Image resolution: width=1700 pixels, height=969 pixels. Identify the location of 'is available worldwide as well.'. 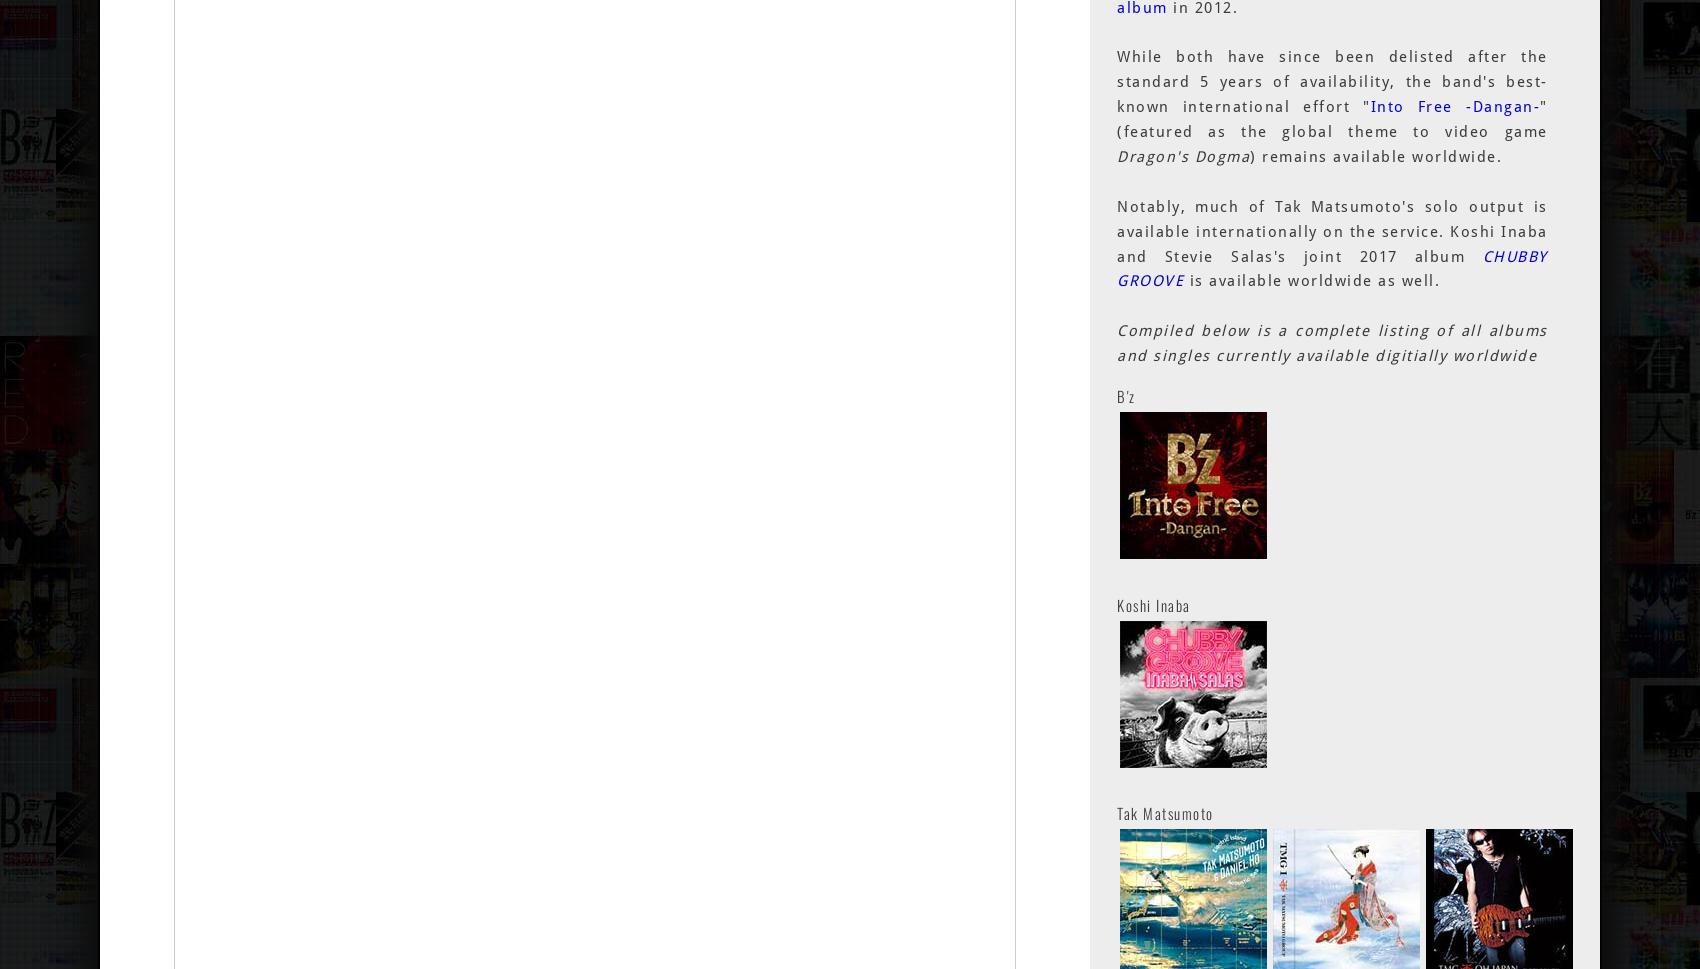
(1183, 281).